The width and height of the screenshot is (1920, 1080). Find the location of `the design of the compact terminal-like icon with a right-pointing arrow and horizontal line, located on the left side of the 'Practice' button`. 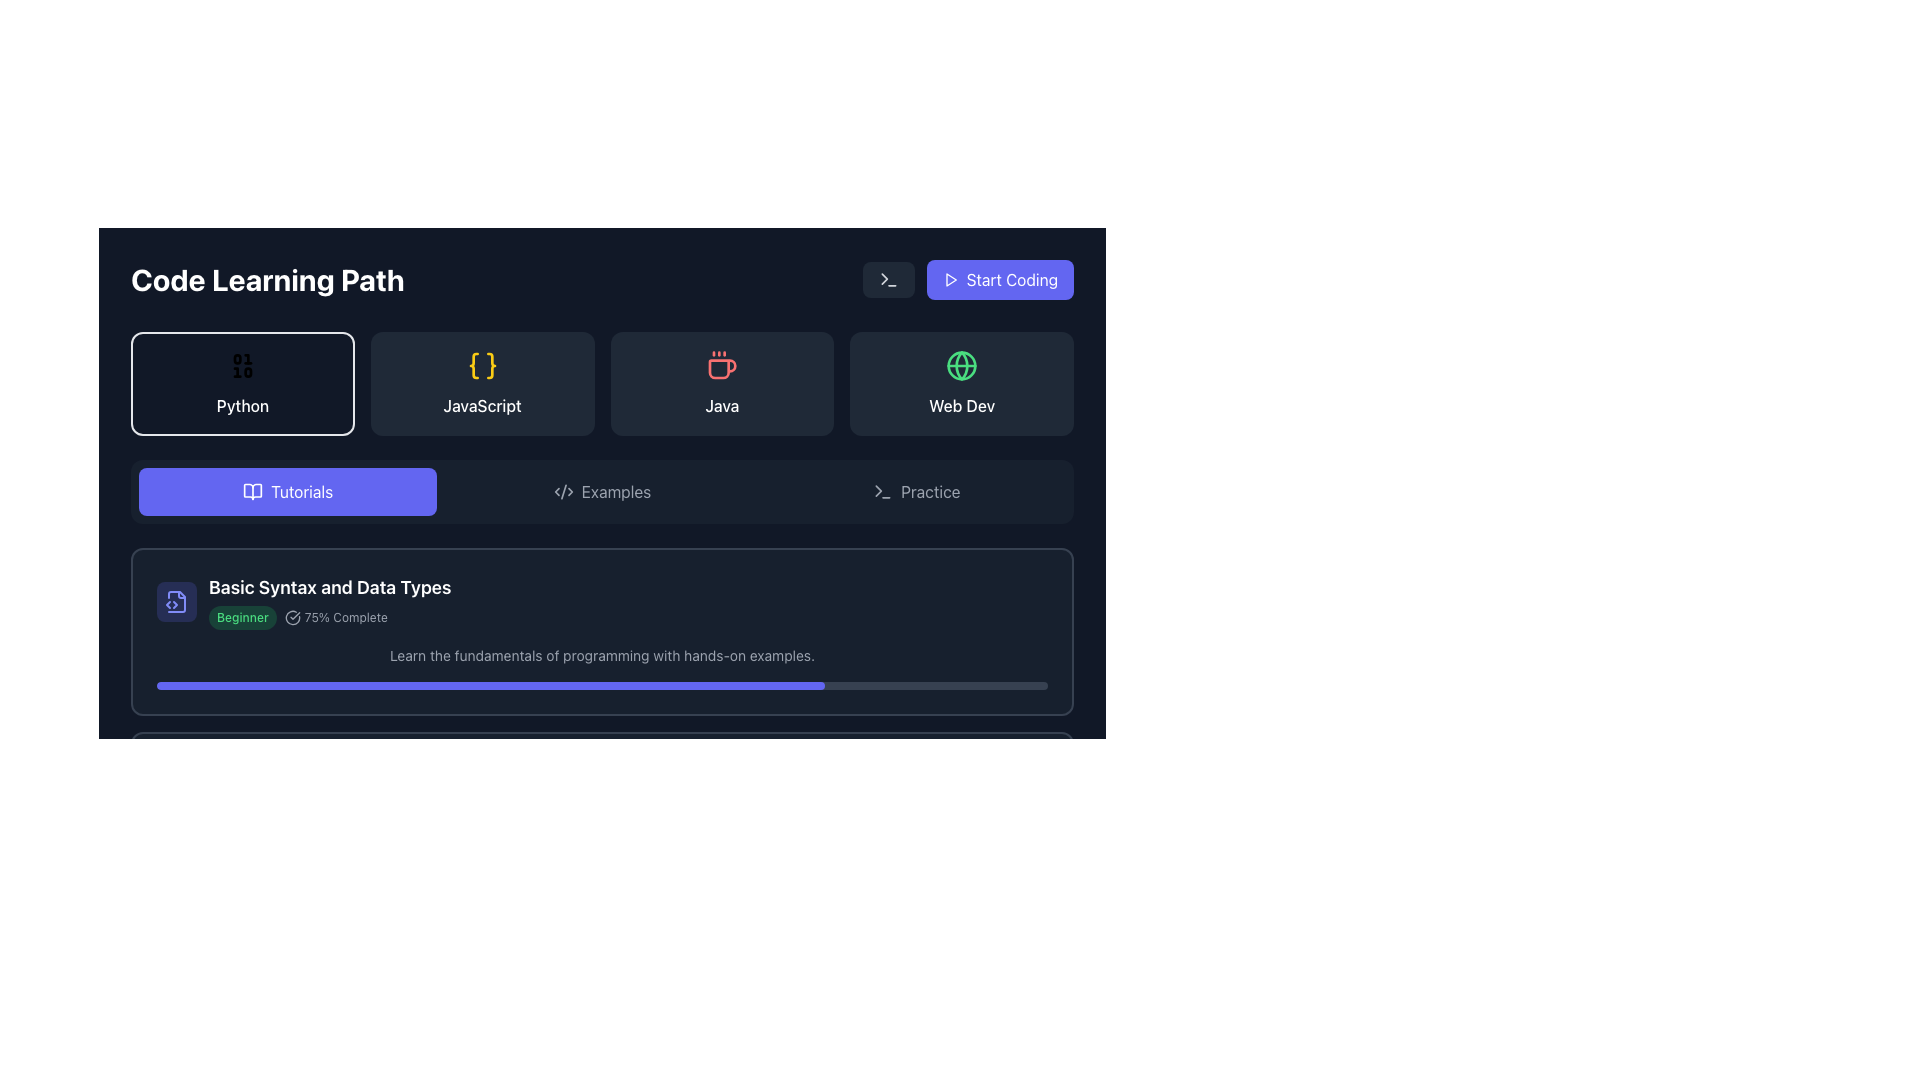

the design of the compact terminal-like icon with a right-pointing arrow and horizontal line, located on the left side of the 'Practice' button is located at coordinates (882, 492).